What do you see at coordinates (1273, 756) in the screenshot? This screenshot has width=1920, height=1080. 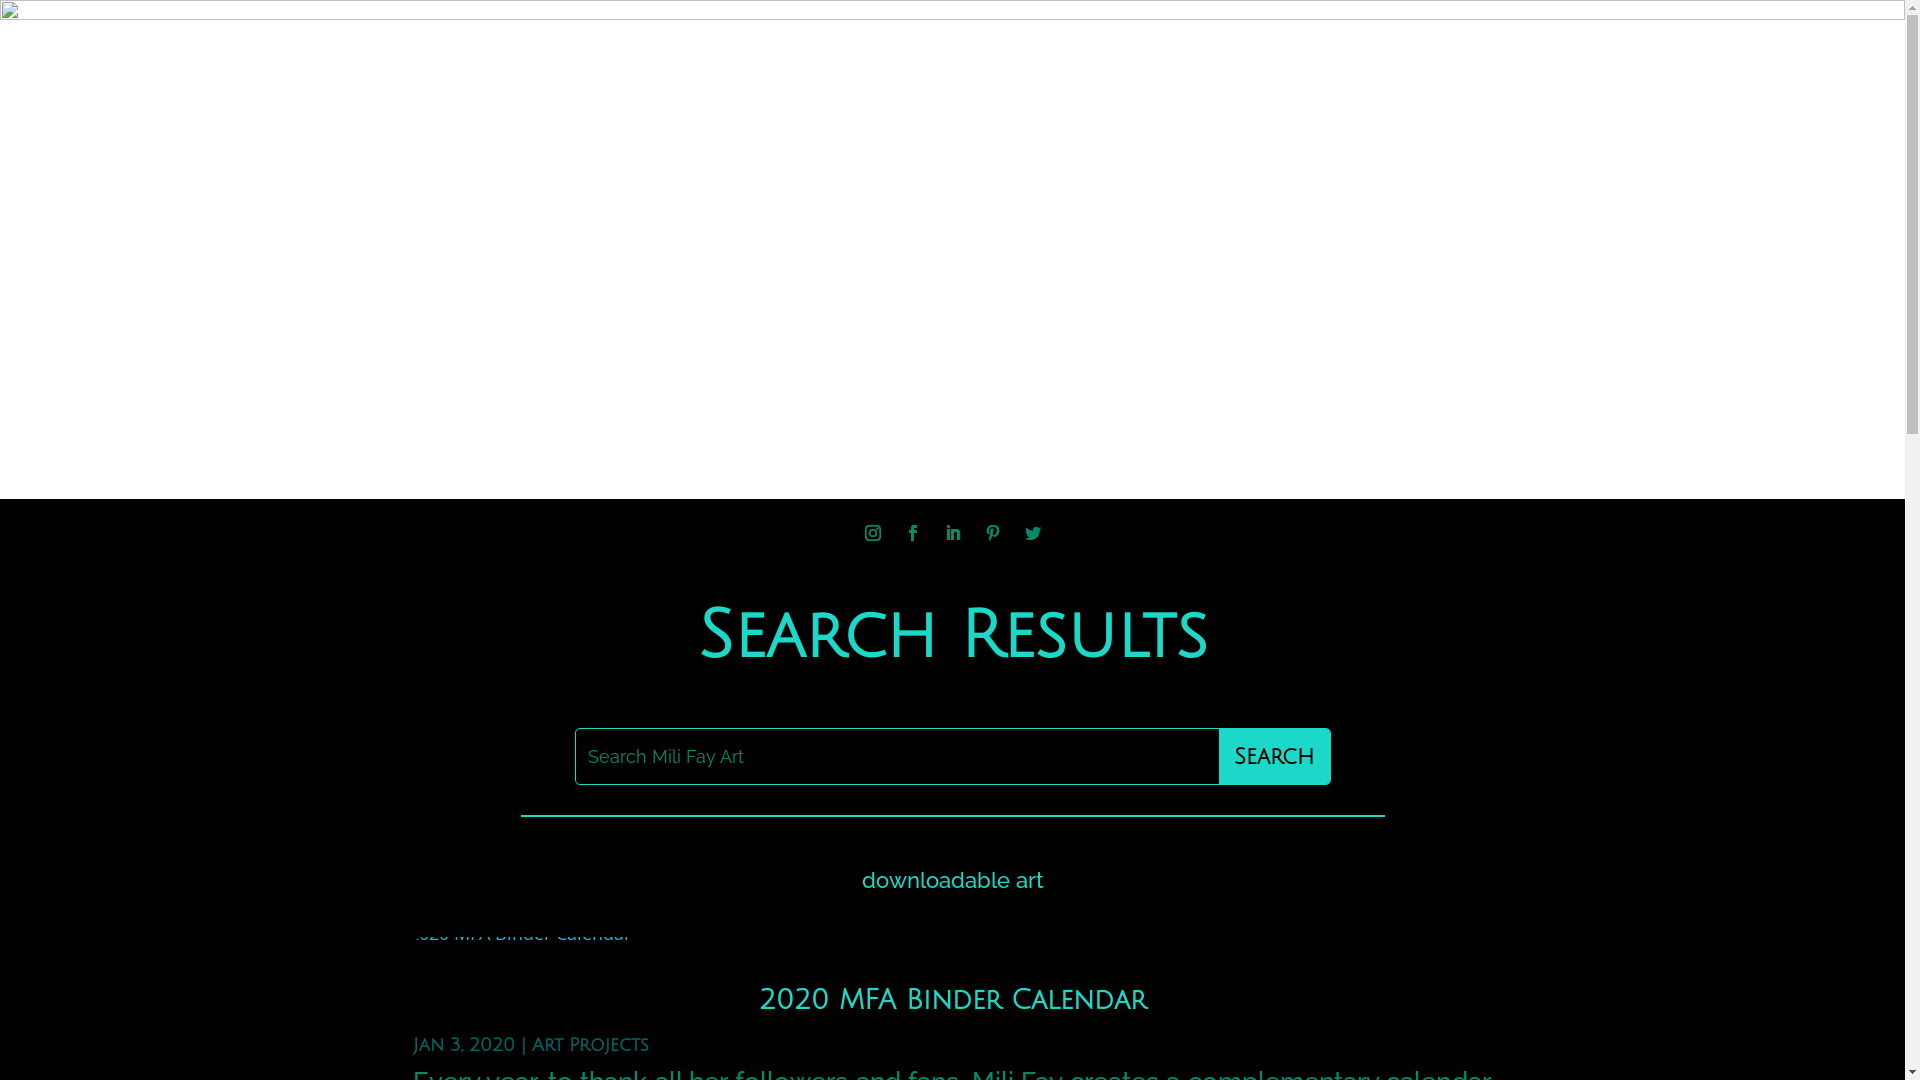 I see `'Search'` at bounding box center [1273, 756].